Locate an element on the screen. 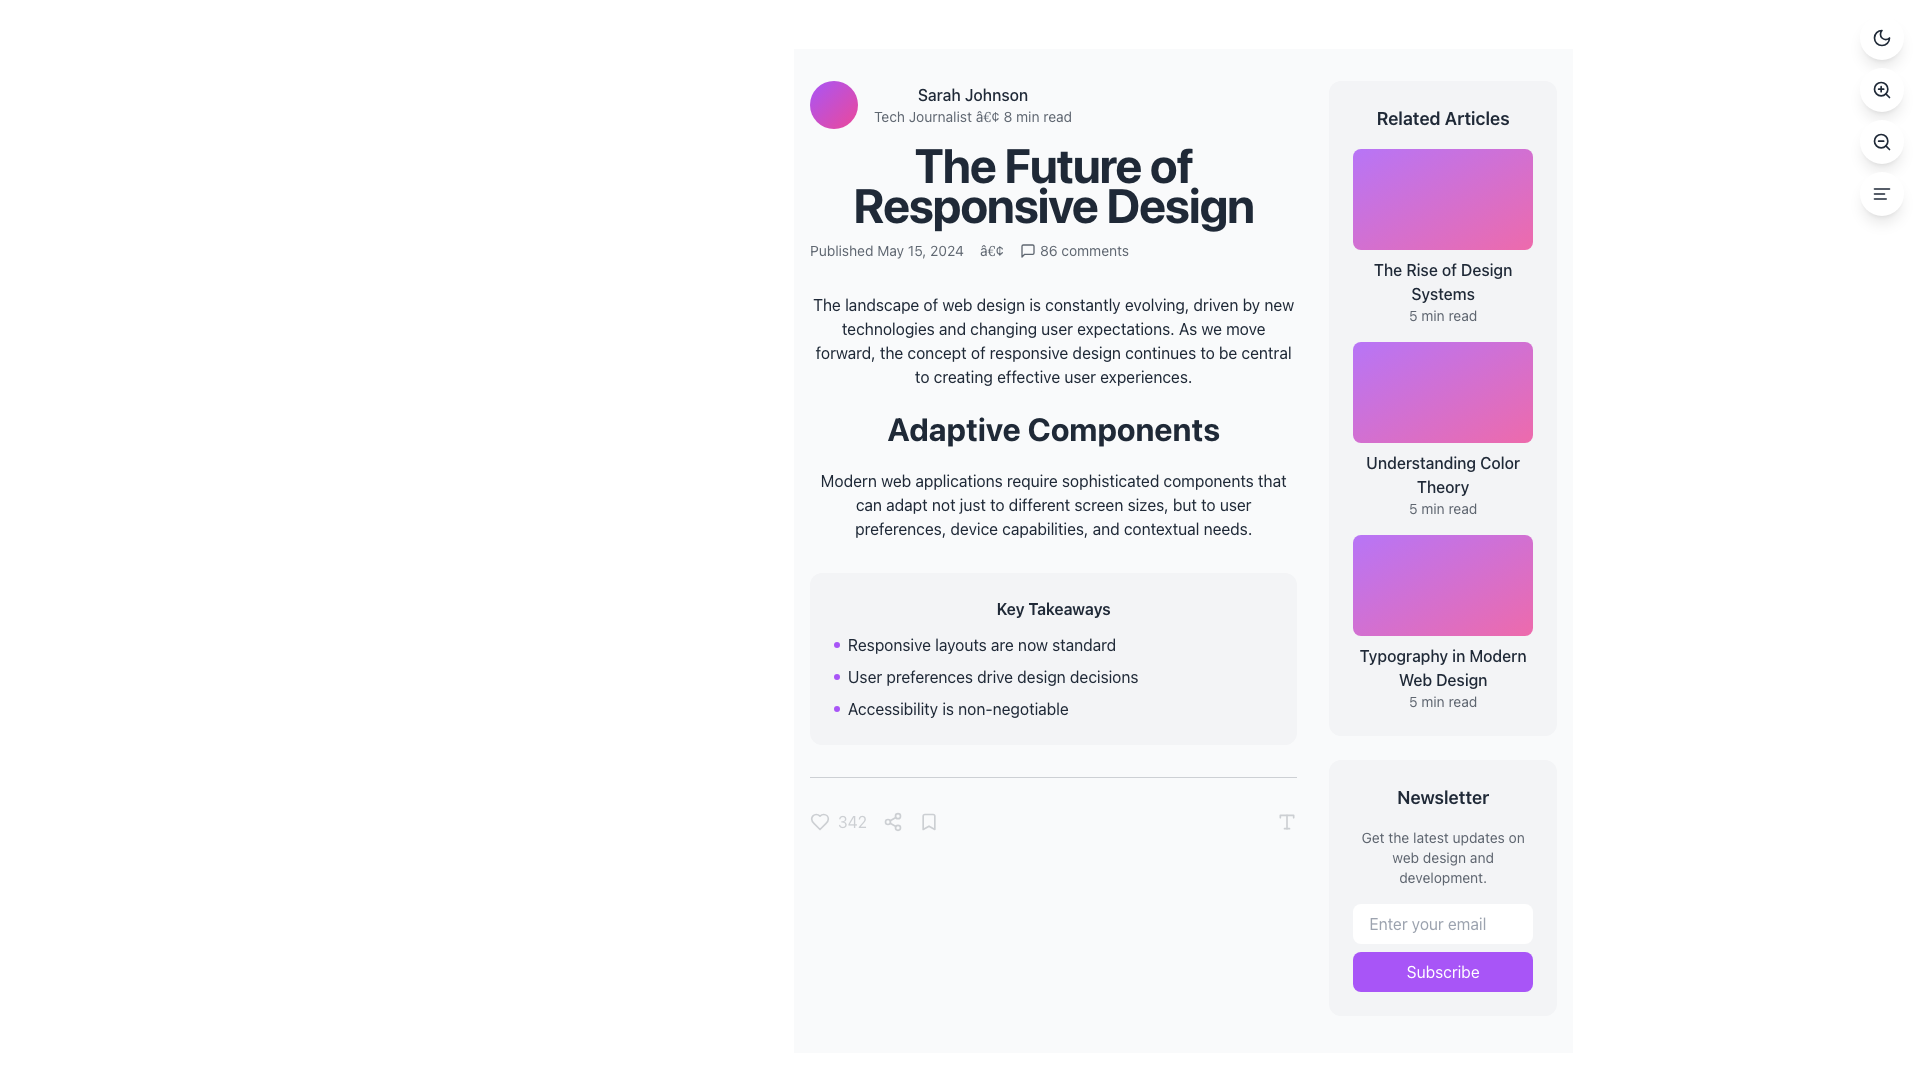 The image size is (1920, 1080). the first bullet point text display that says 'Responsive layouts are now standard' under the 'Key Takeaways' section is located at coordinates (982, 644).